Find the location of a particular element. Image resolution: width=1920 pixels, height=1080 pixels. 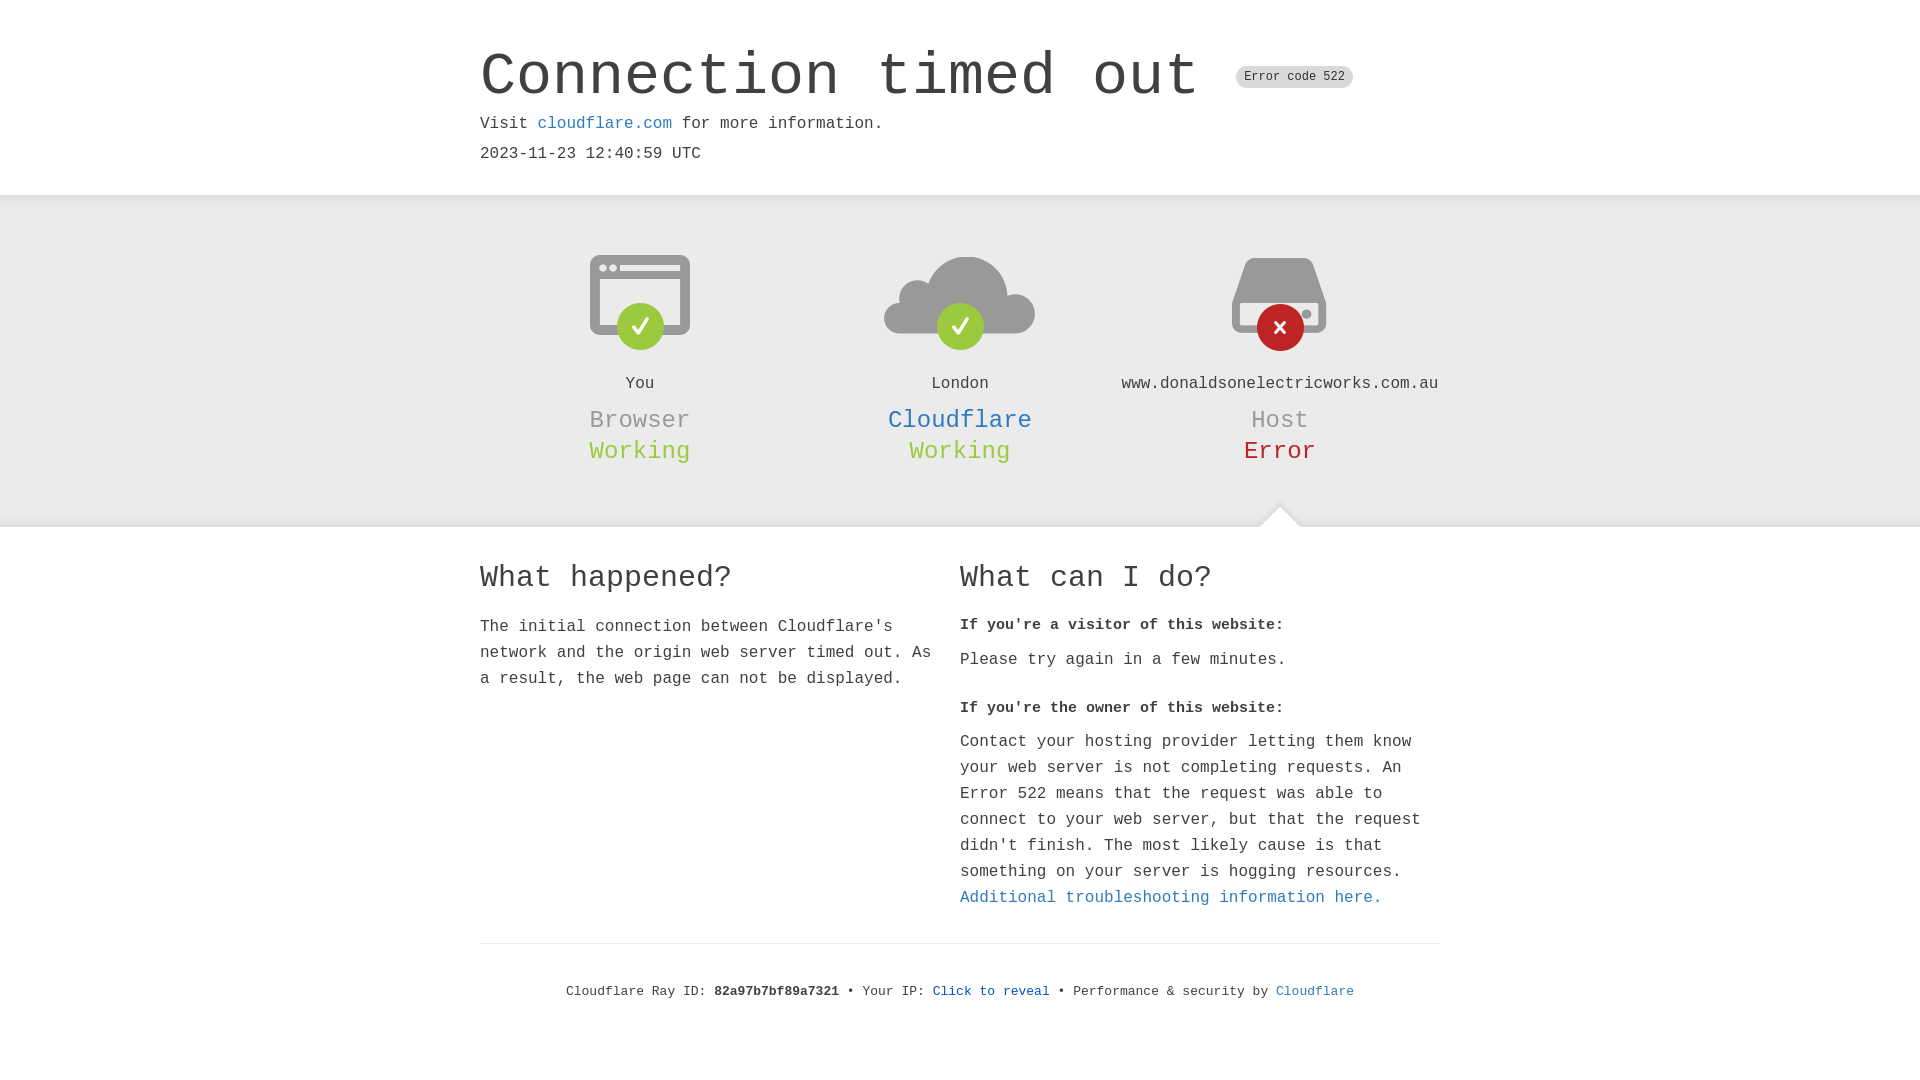

'cloudflare.com' is located at coordinates (537, 123).